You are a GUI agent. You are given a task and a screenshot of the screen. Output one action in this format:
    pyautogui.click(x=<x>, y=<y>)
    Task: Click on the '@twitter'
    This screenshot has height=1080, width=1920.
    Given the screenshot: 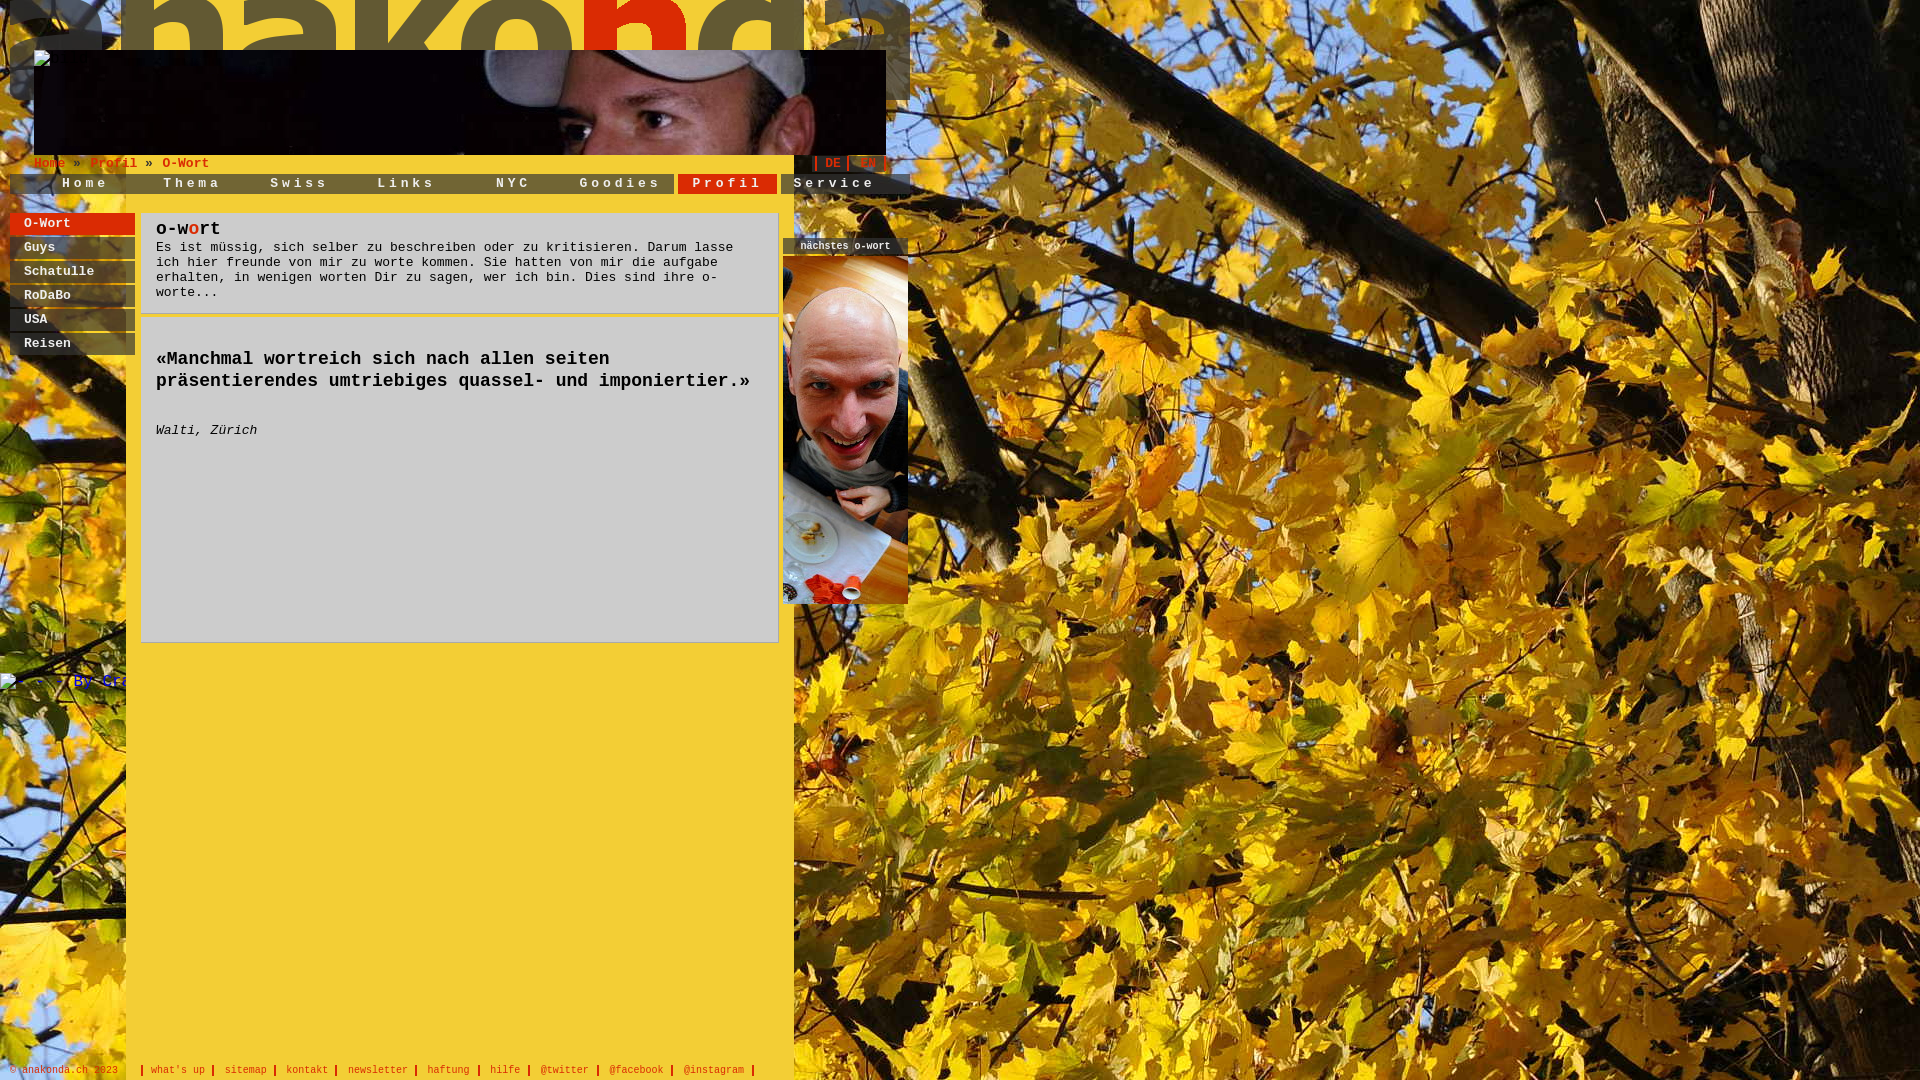 What is the action you would take?
    pyautogui.click(x=568, y=1069)
    